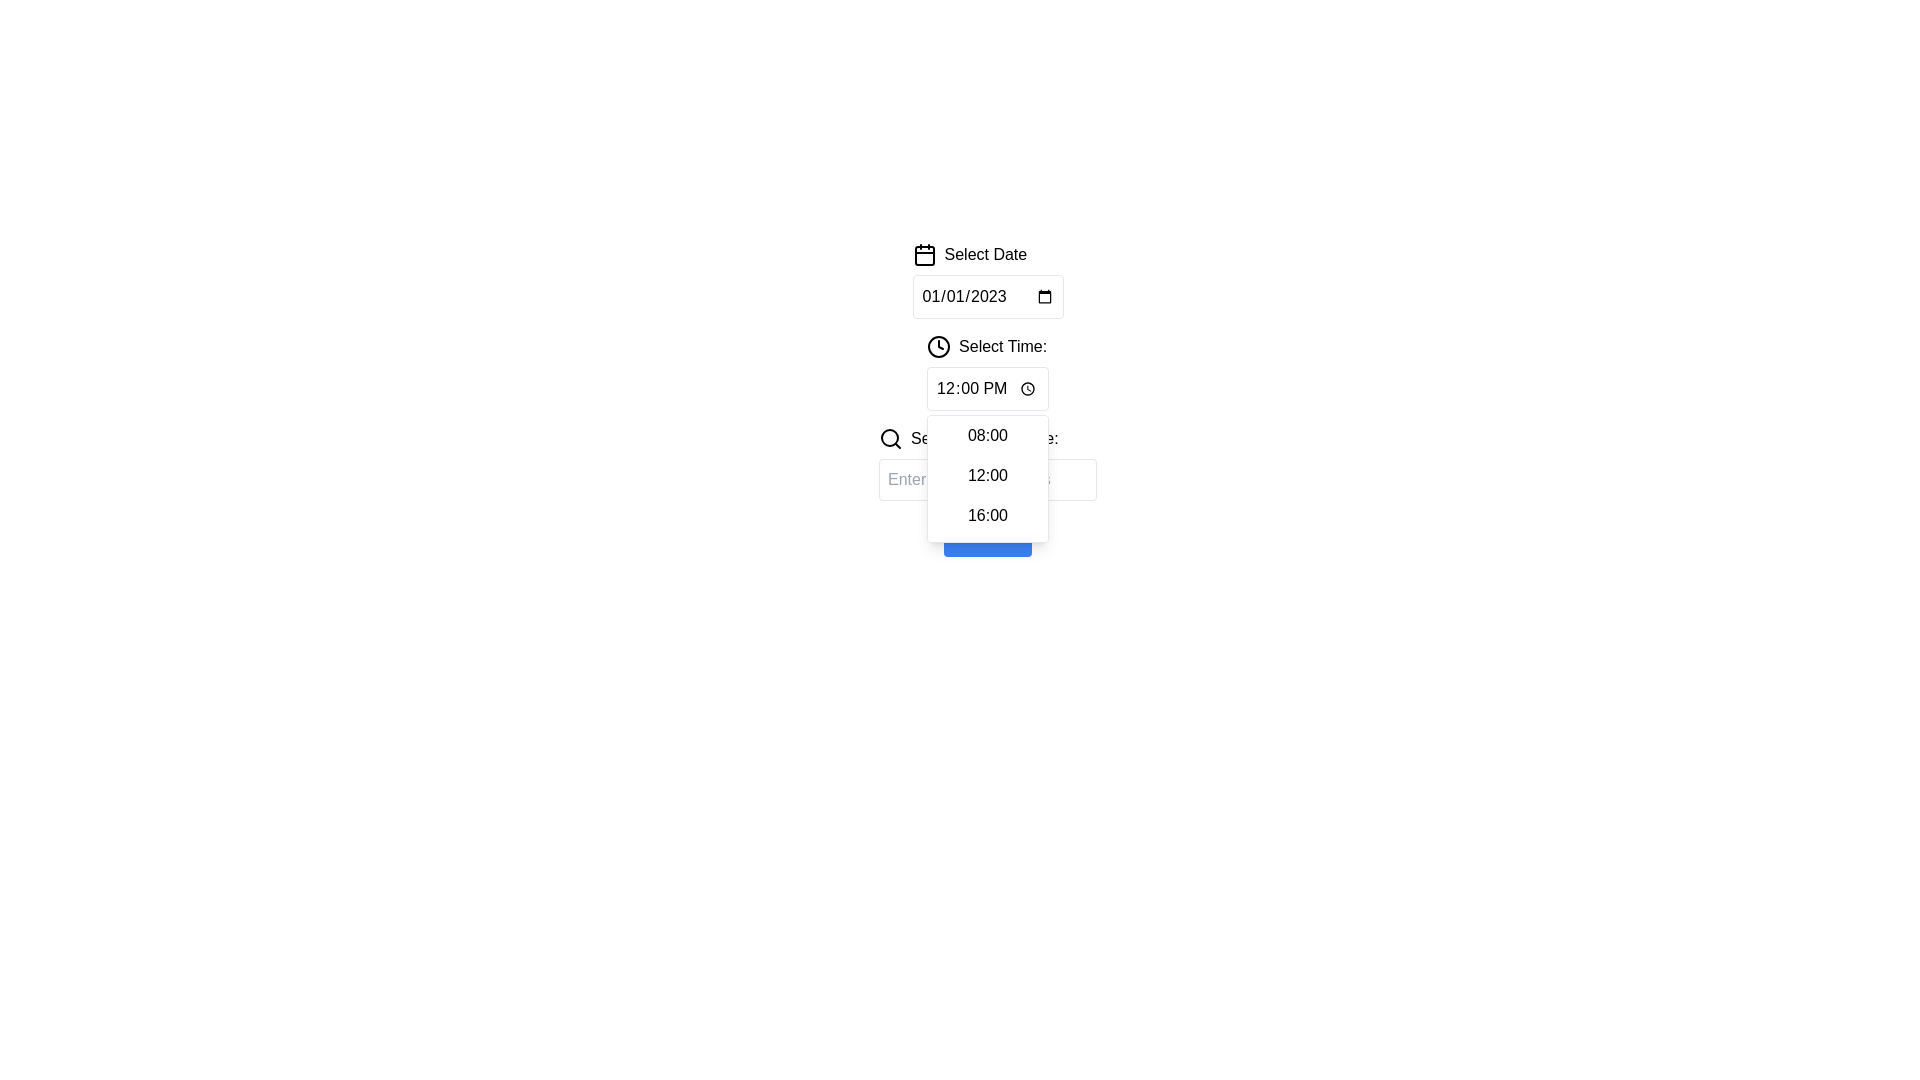 This screenshot has width=1920, height=1080. I want to click on the Time selector input field located below the 'Select Date' field in the 'Select Time:' section, so click(988, 389).